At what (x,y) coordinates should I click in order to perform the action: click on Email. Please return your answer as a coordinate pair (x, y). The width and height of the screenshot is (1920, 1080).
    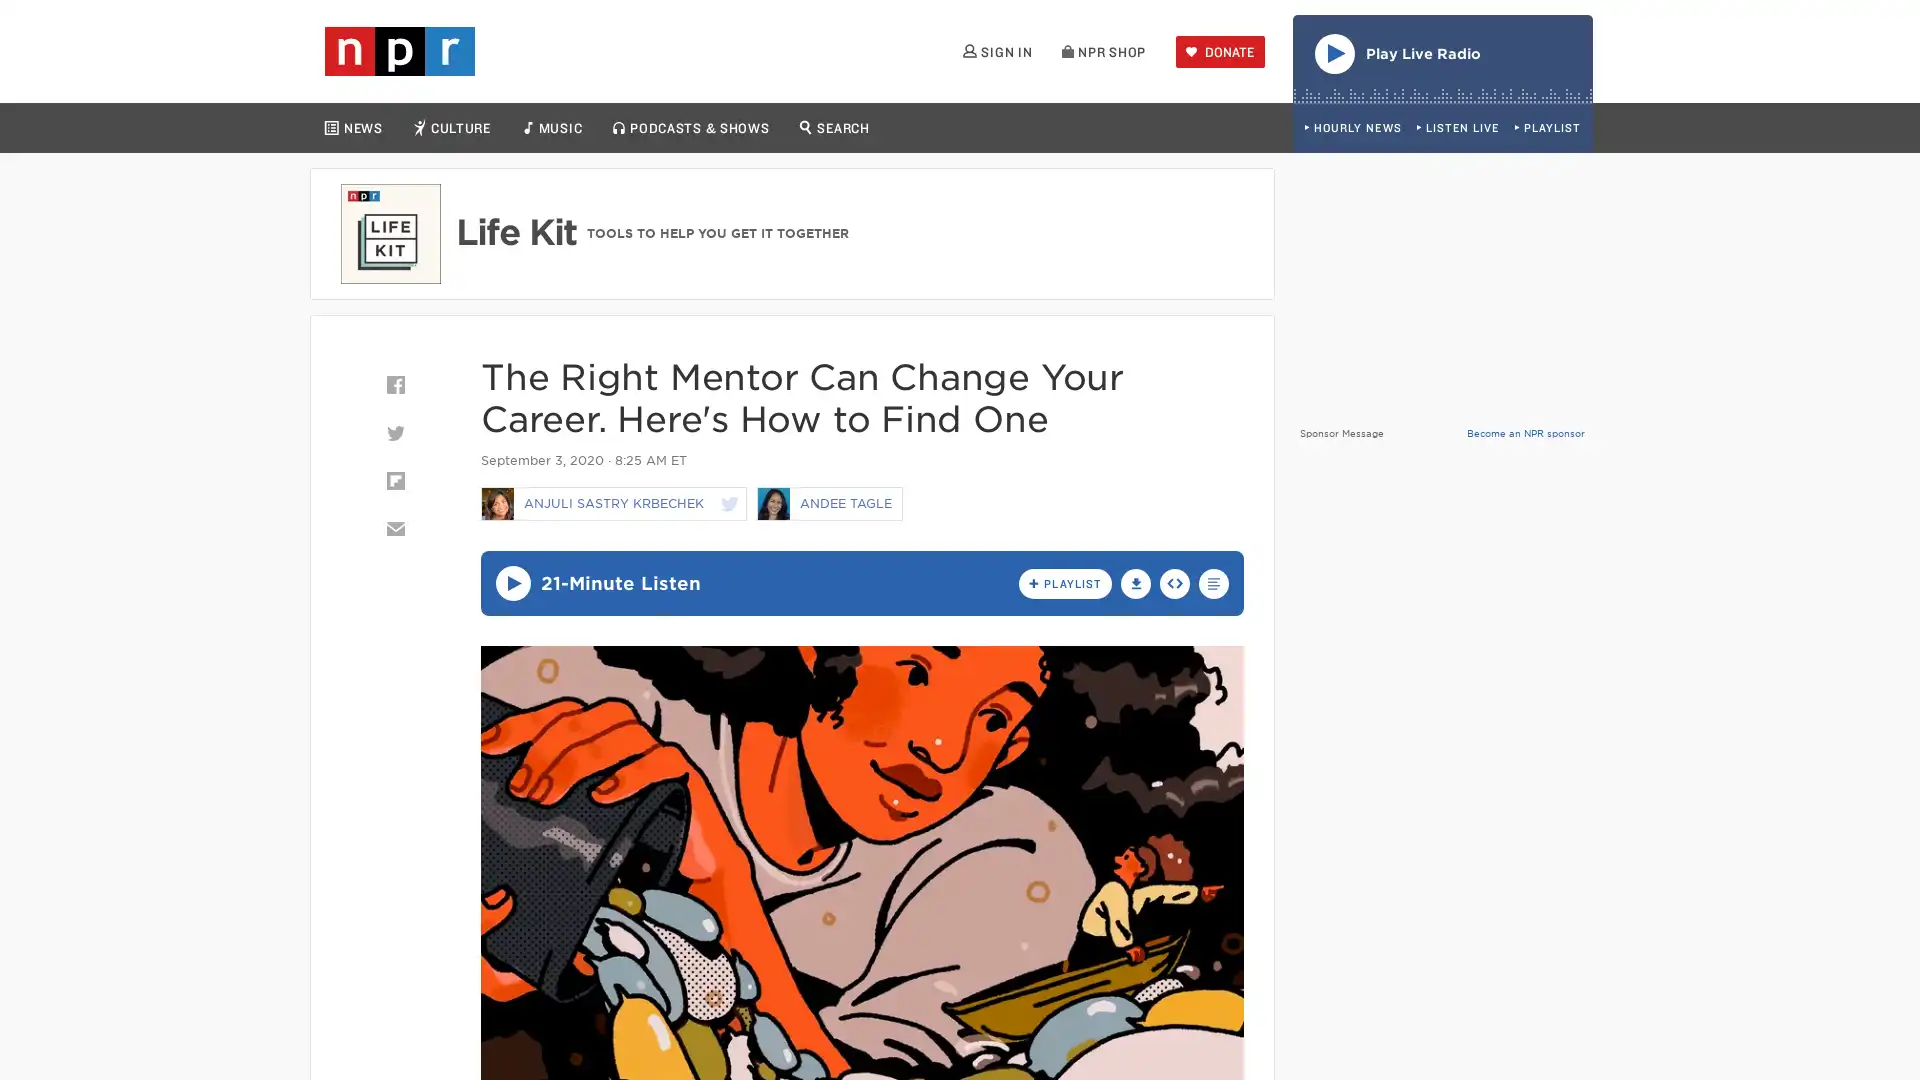
    Looking at the image, I should click on (394, 527).